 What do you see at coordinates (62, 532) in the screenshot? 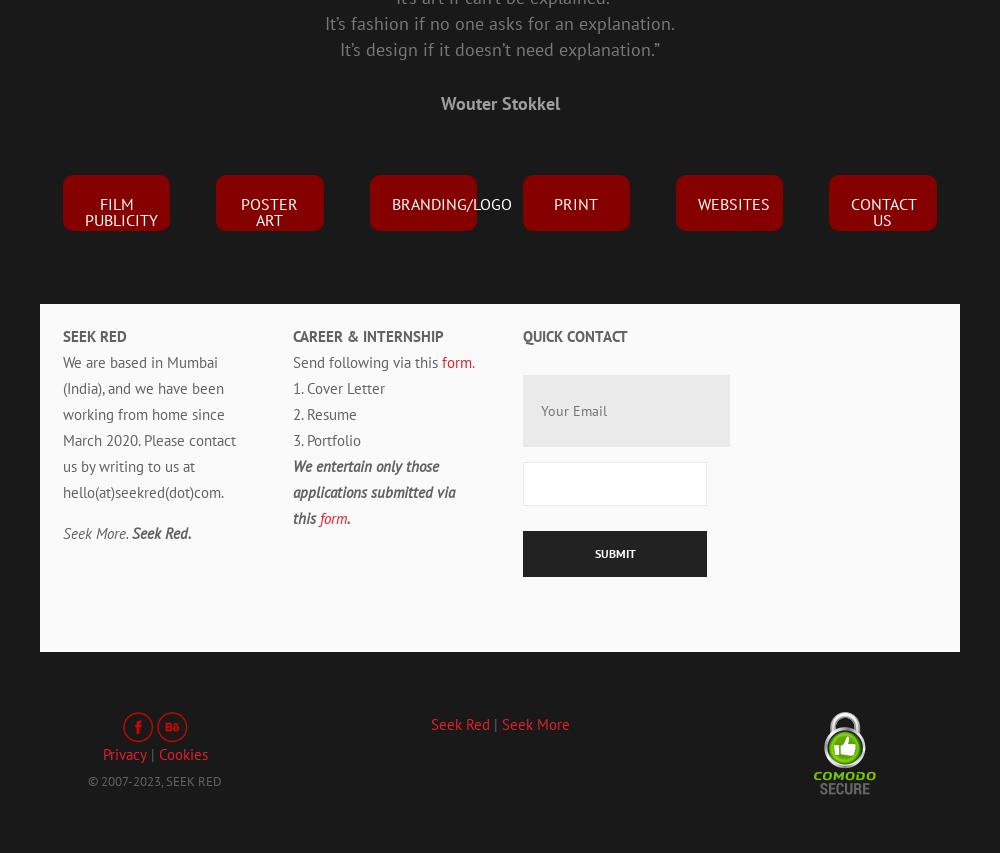
I see `'Seek More.'` at bounding box center [62, 532].